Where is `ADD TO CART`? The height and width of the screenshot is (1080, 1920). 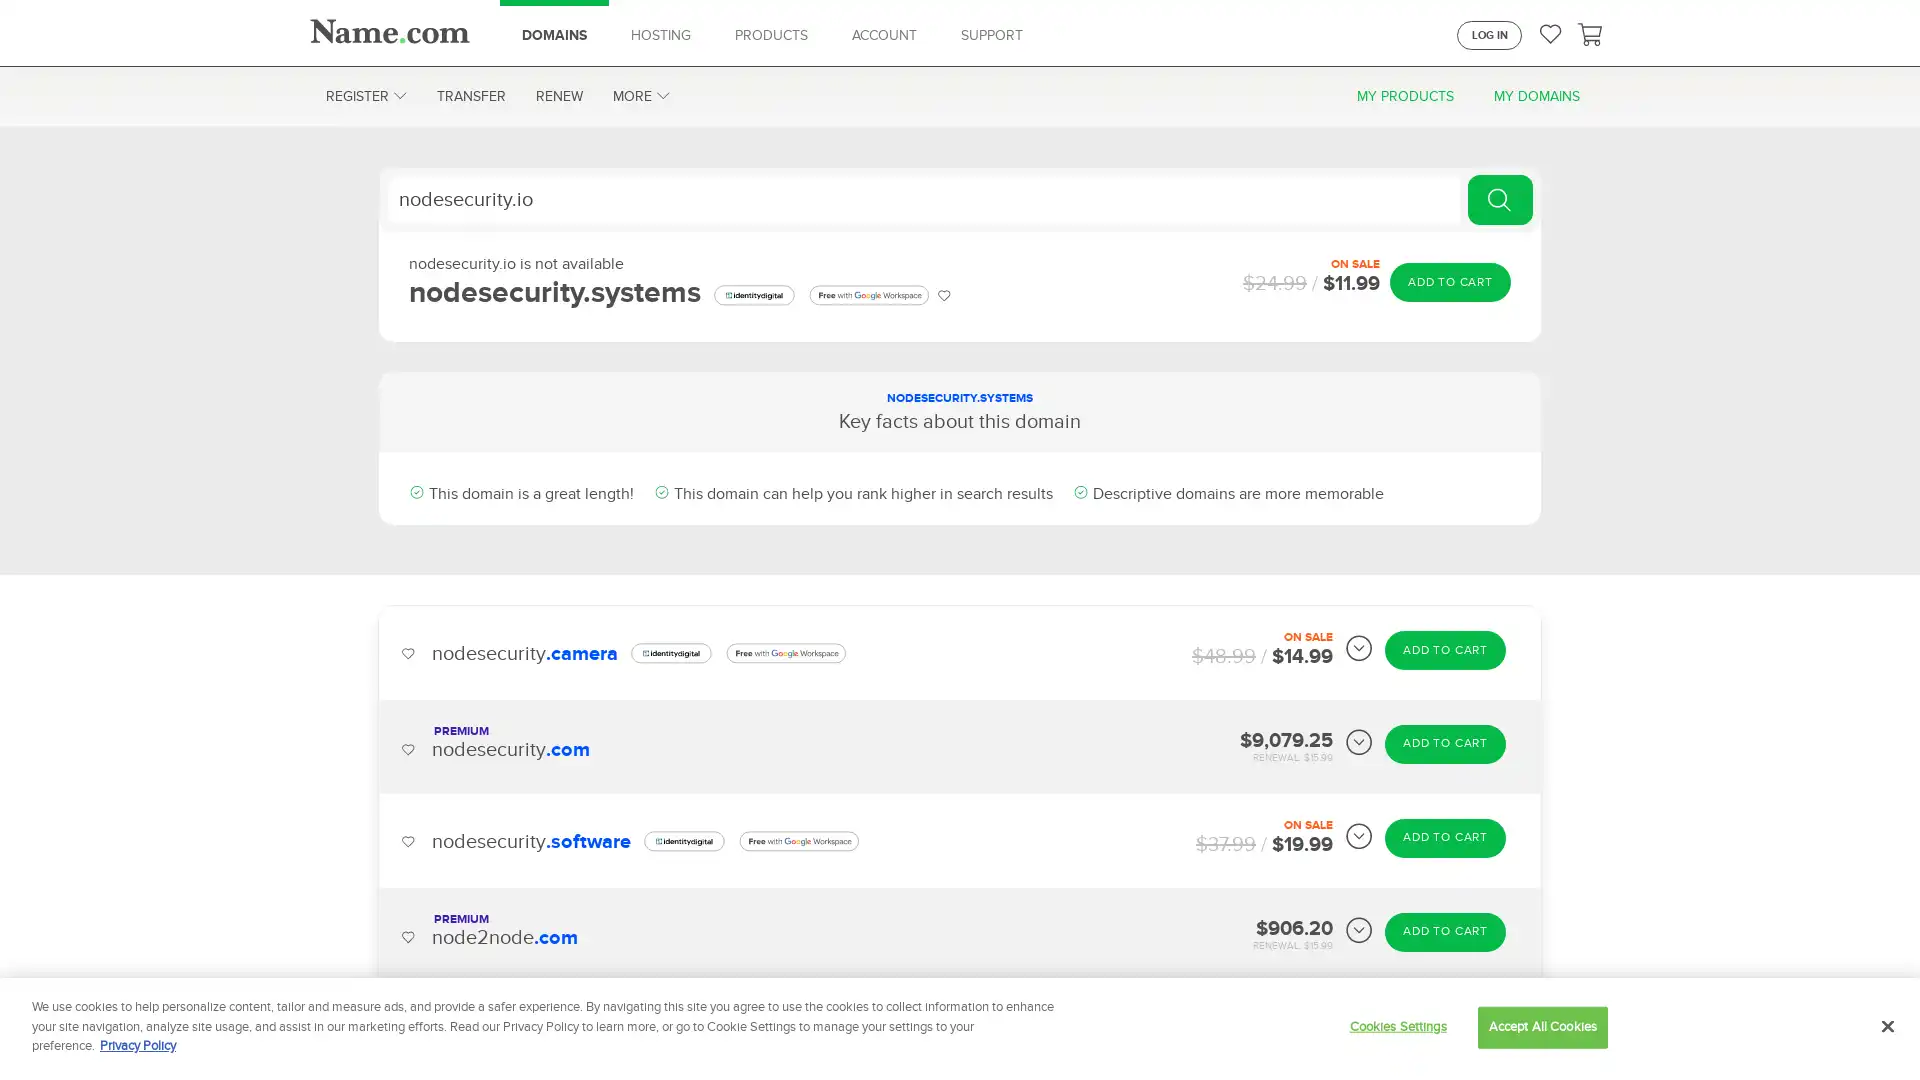 ADD TO CART is located at coordinates (1445, 1025).